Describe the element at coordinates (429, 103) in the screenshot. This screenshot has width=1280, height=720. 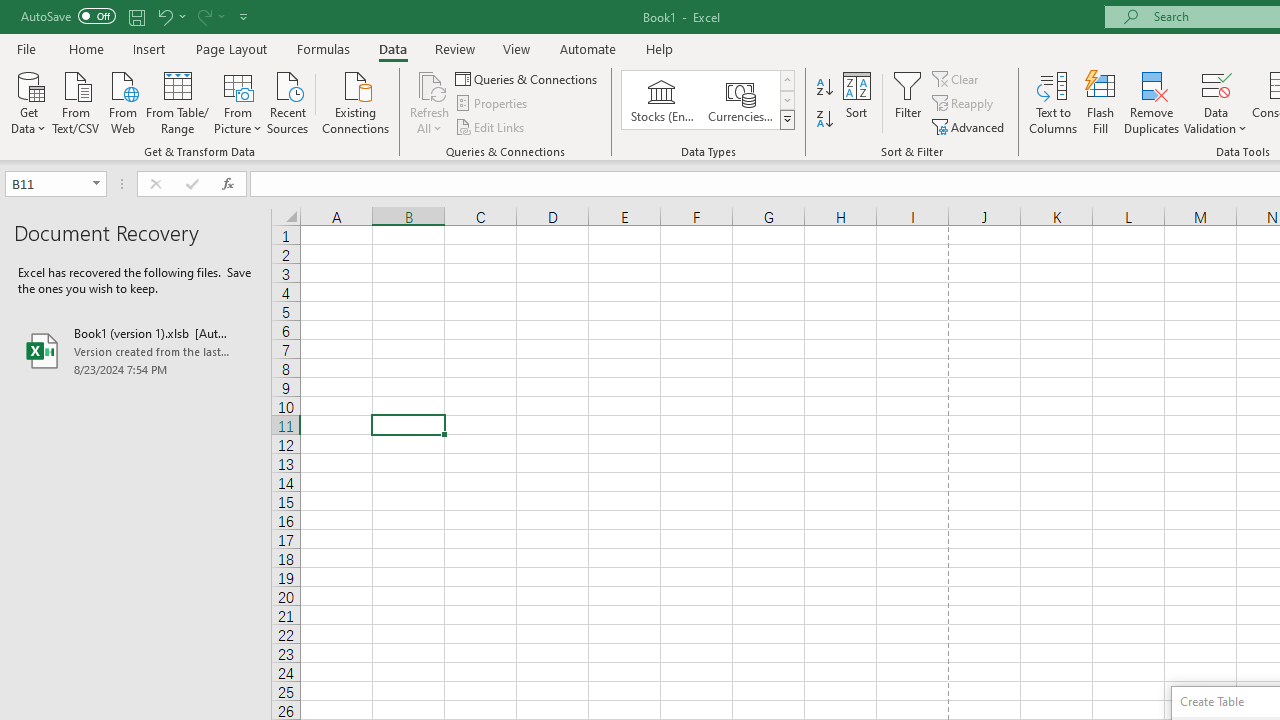
I see `'Refresh All'` at that location.